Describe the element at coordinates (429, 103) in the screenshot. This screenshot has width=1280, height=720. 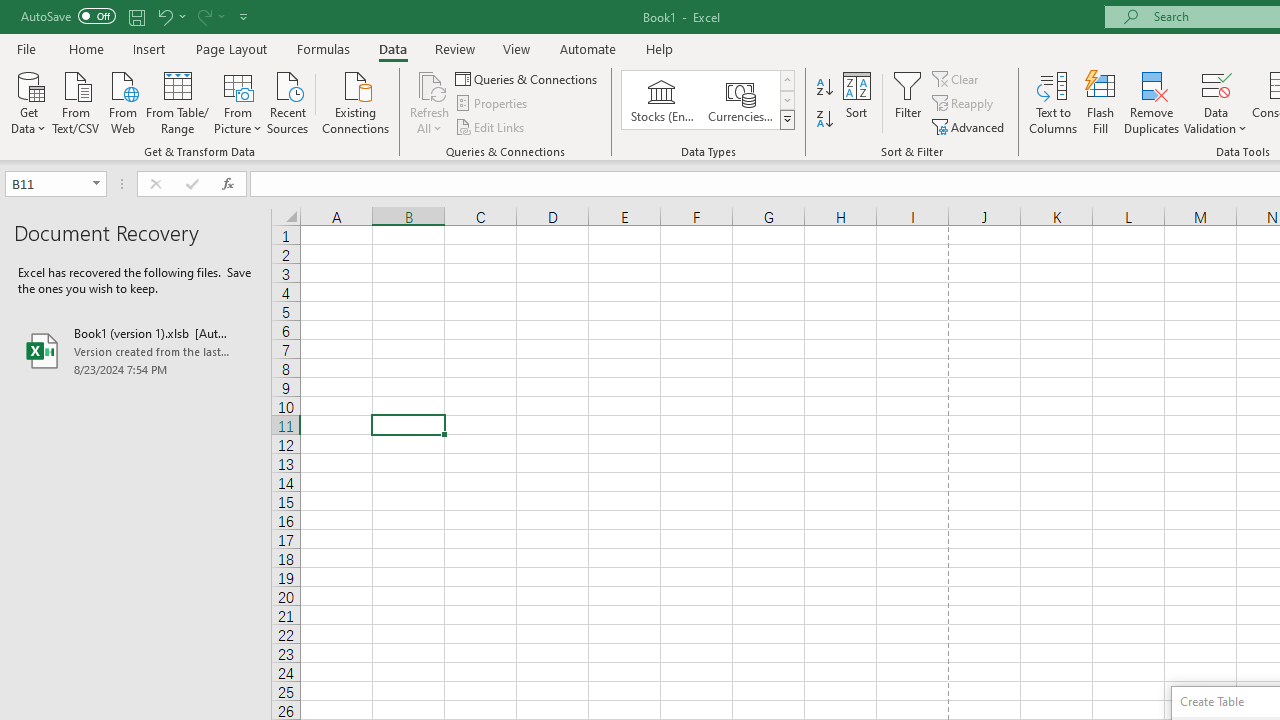
I see `'Refresh All'` at that location.